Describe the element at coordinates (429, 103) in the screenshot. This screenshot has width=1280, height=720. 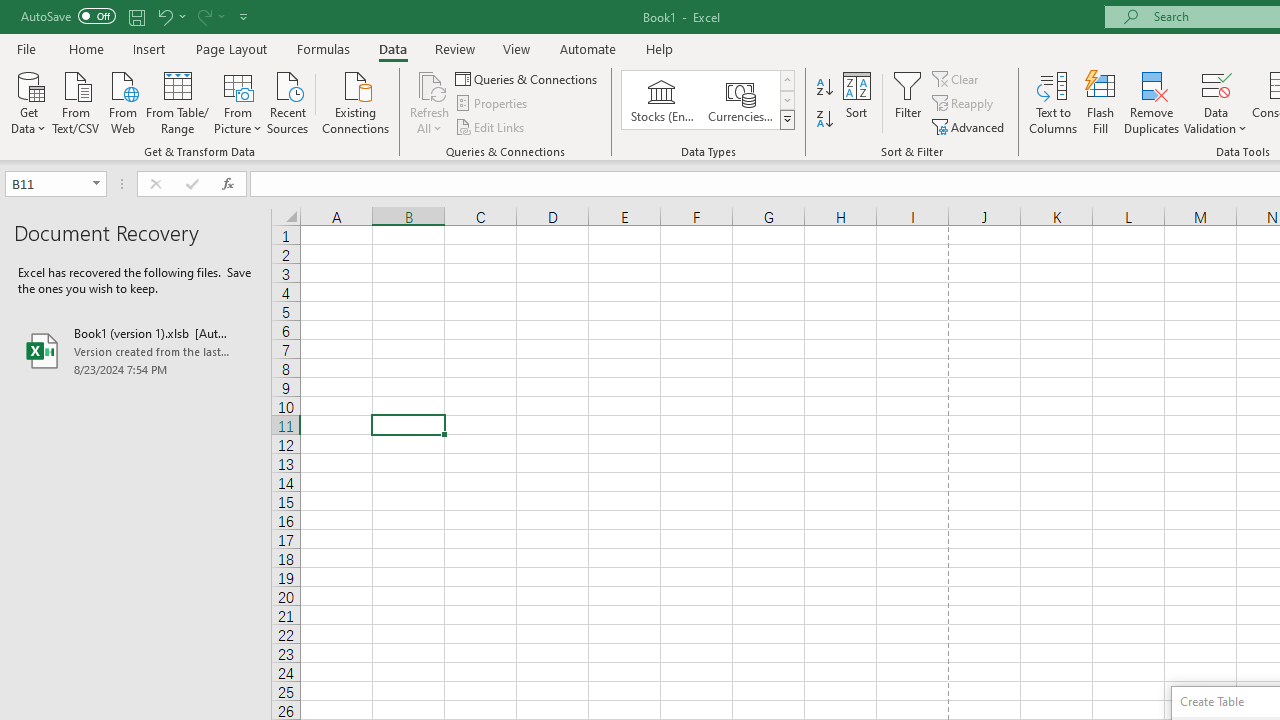
I see `'Refresh All'` at that location.